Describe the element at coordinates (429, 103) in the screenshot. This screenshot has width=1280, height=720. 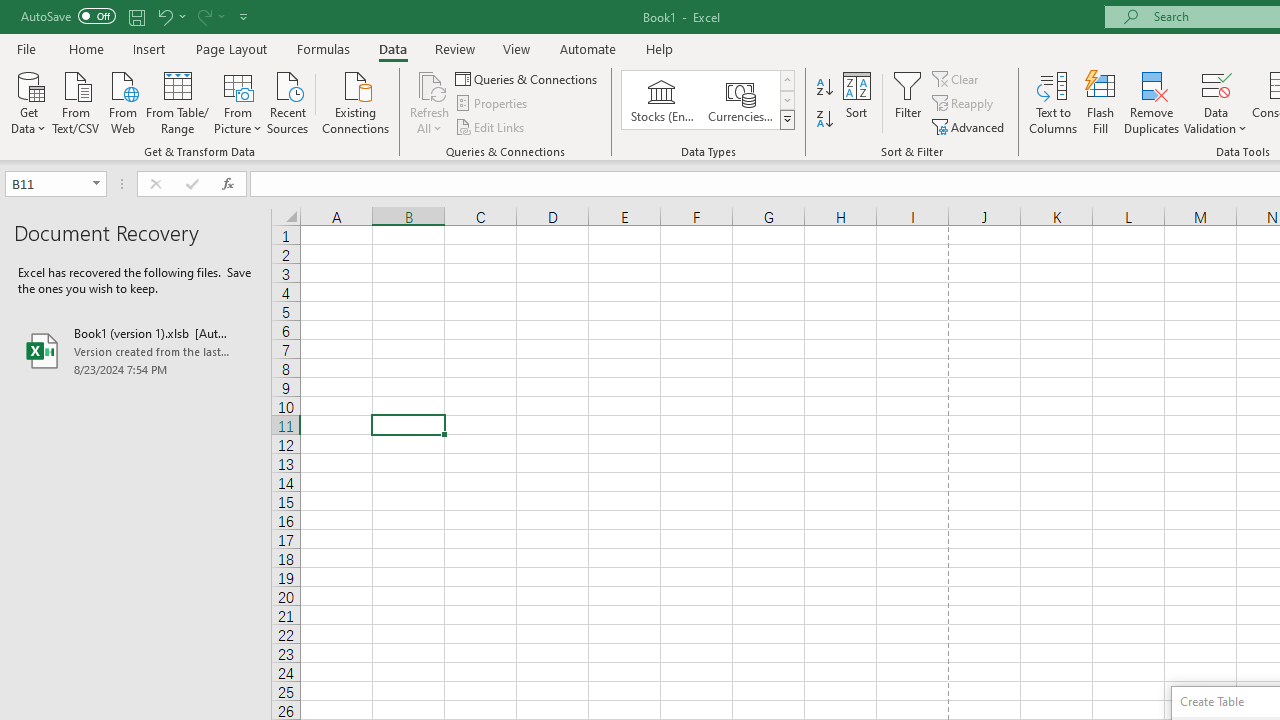
I see `'Refresh All'` at that location.